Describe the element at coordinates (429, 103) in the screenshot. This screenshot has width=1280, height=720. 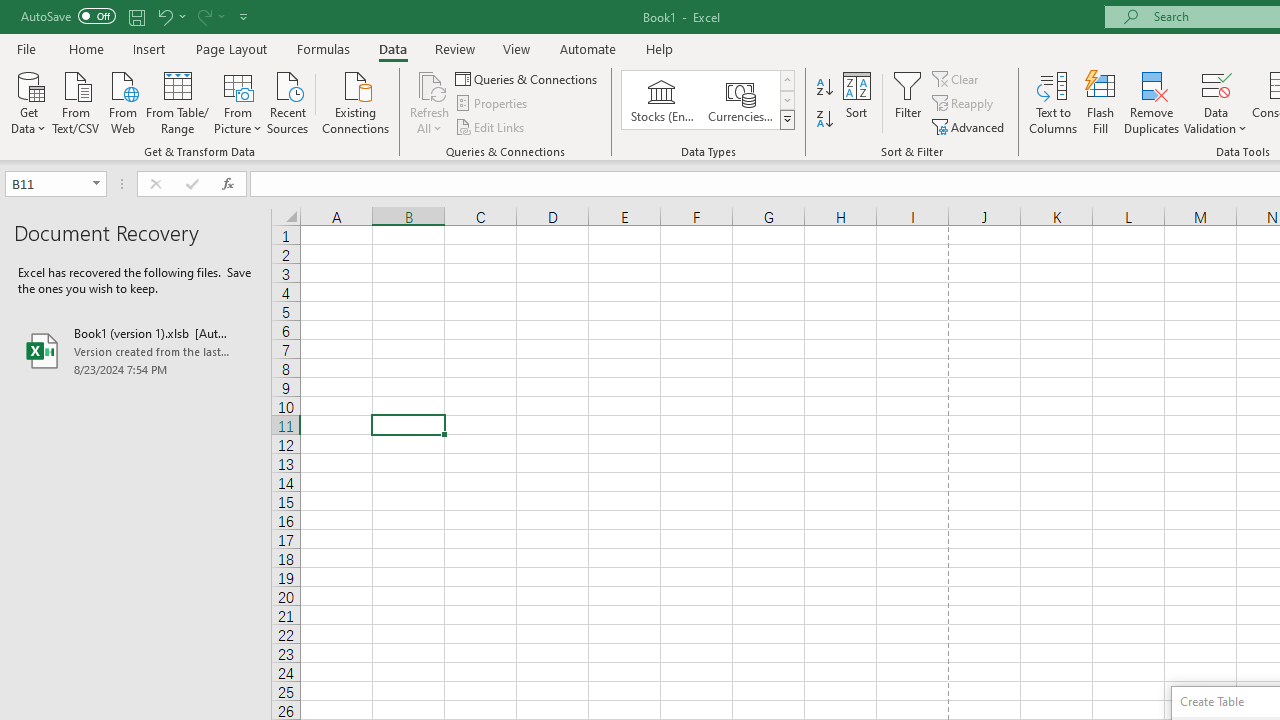
I see `'Refresh All'` at that location.